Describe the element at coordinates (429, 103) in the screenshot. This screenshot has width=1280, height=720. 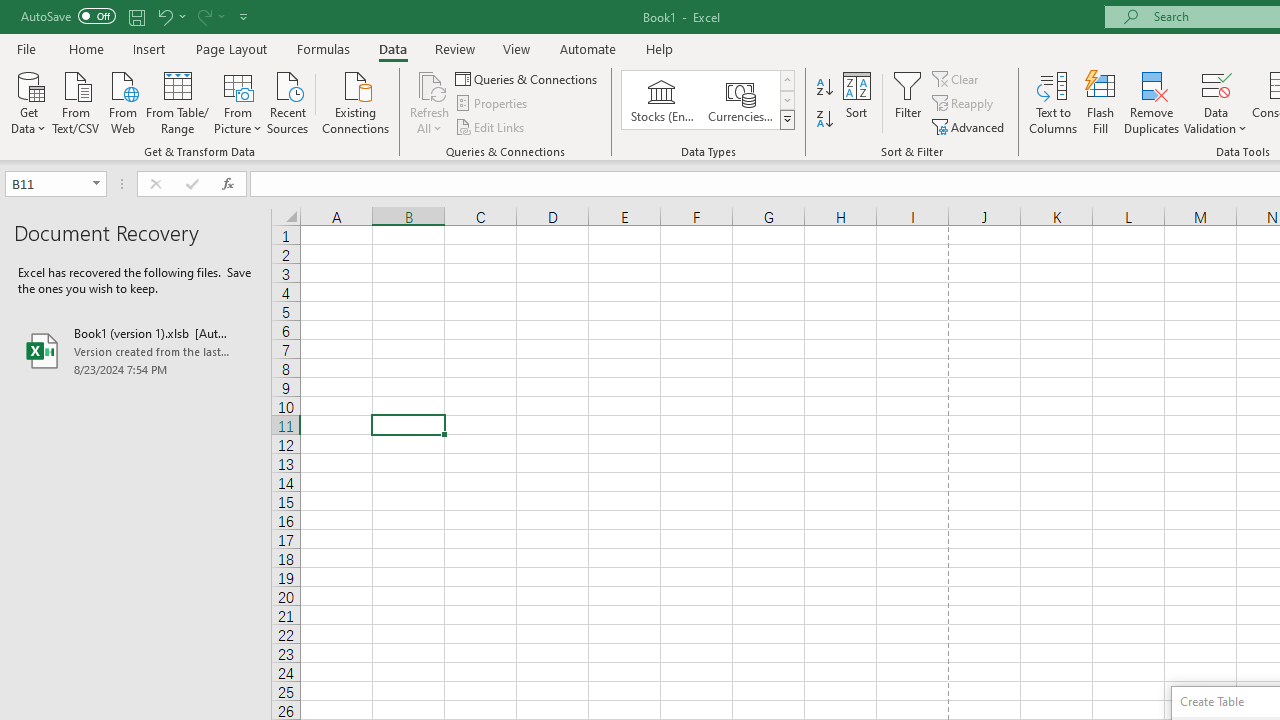
I see `'Refresh All'` at that location.